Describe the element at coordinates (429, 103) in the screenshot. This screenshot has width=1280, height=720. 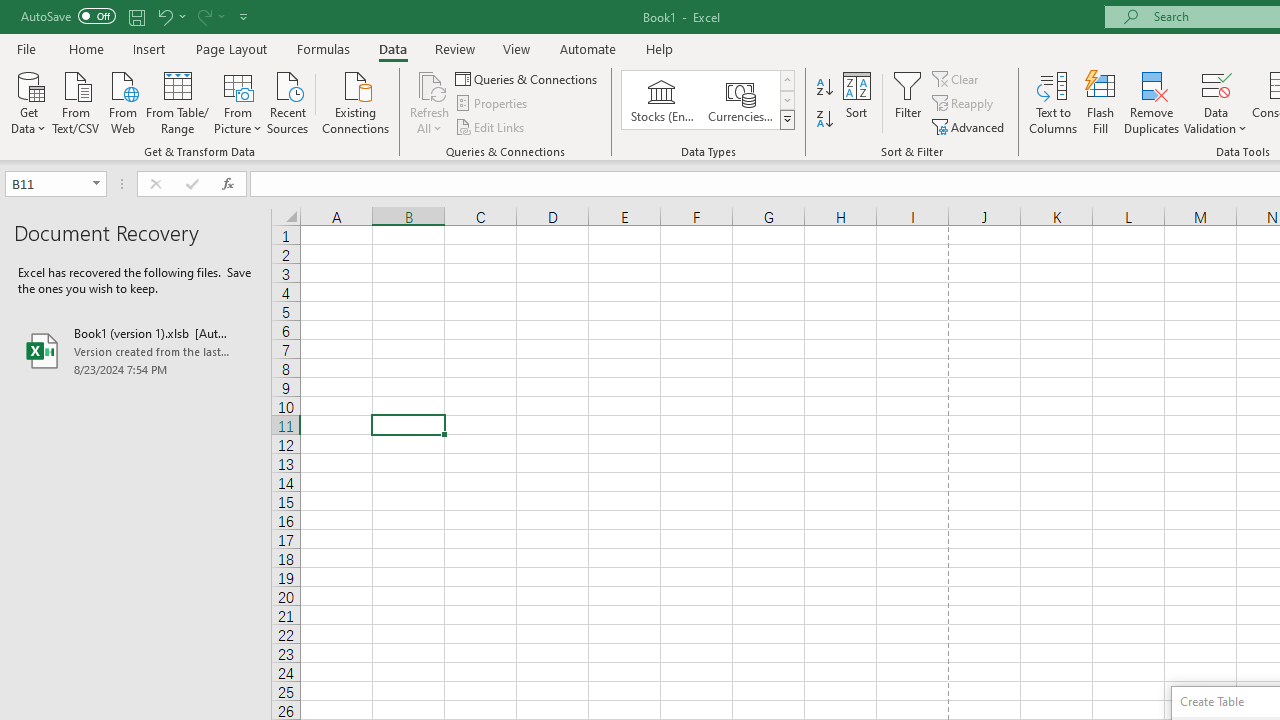
I see `'Refresh All'` at that location.